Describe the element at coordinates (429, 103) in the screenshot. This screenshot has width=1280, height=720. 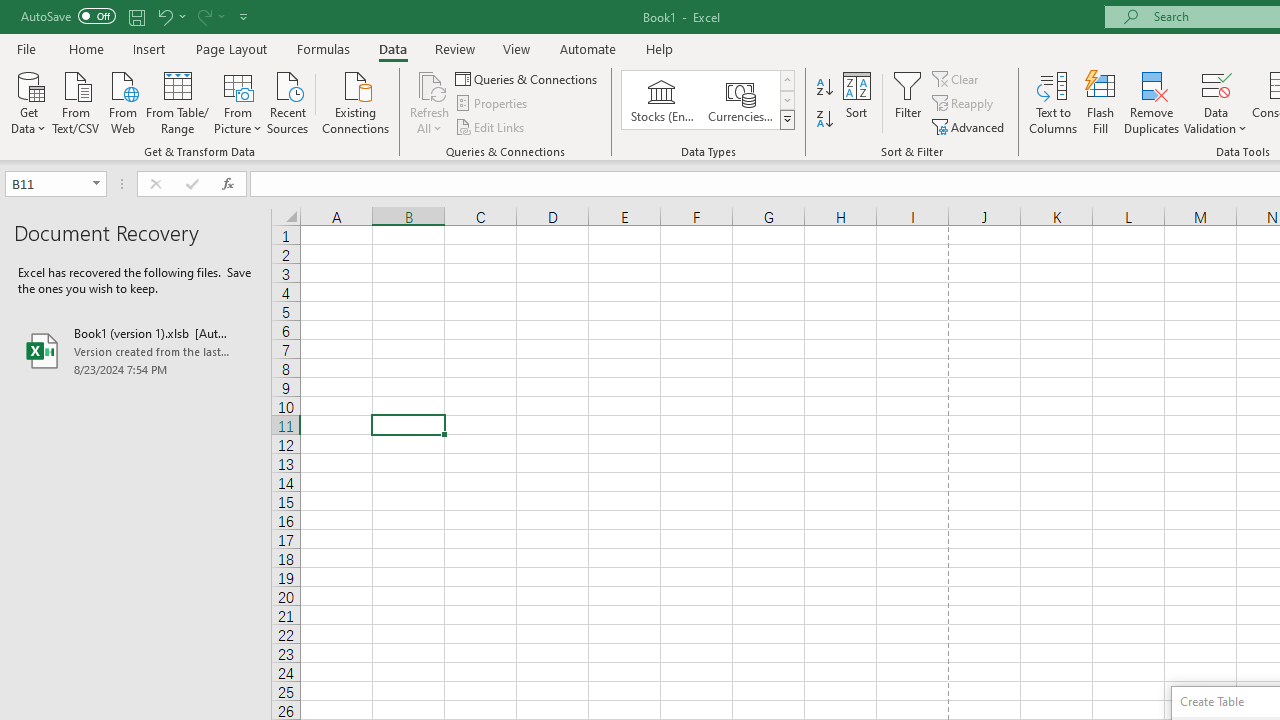
I see `'Refresh All'` at that location.